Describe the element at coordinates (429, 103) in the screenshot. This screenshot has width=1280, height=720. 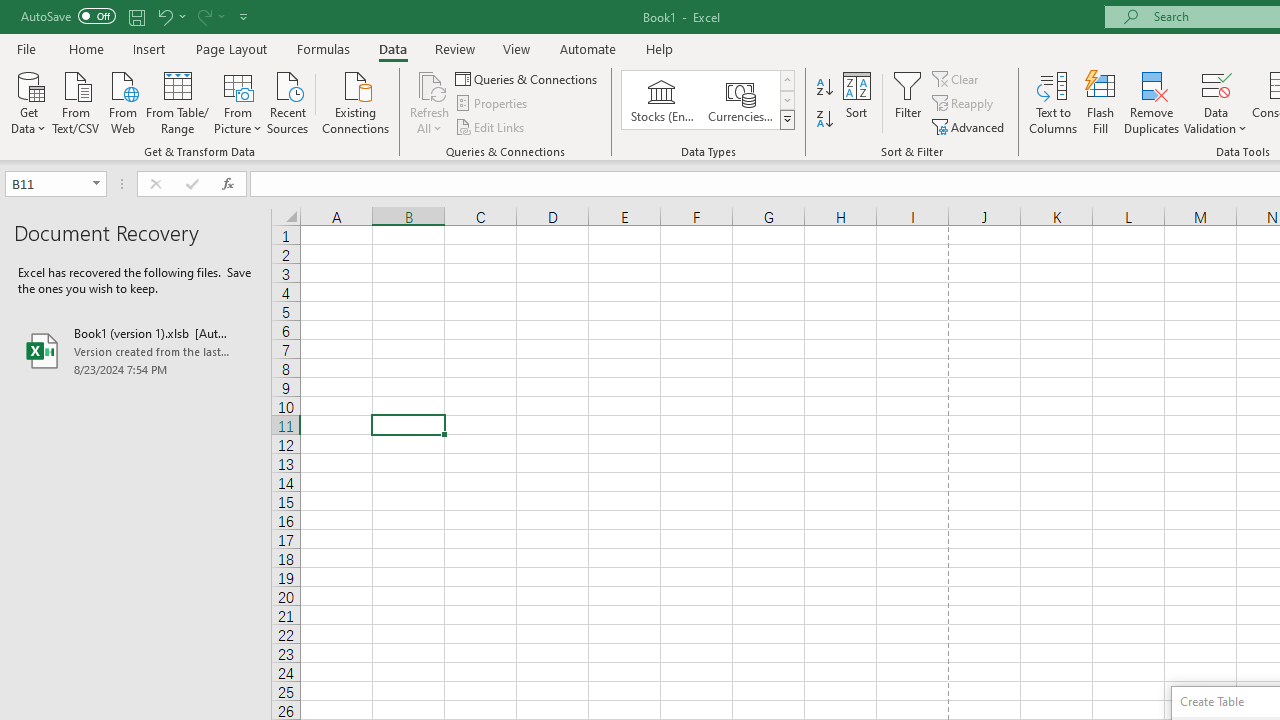
I see `'Refresh All'` at that location.